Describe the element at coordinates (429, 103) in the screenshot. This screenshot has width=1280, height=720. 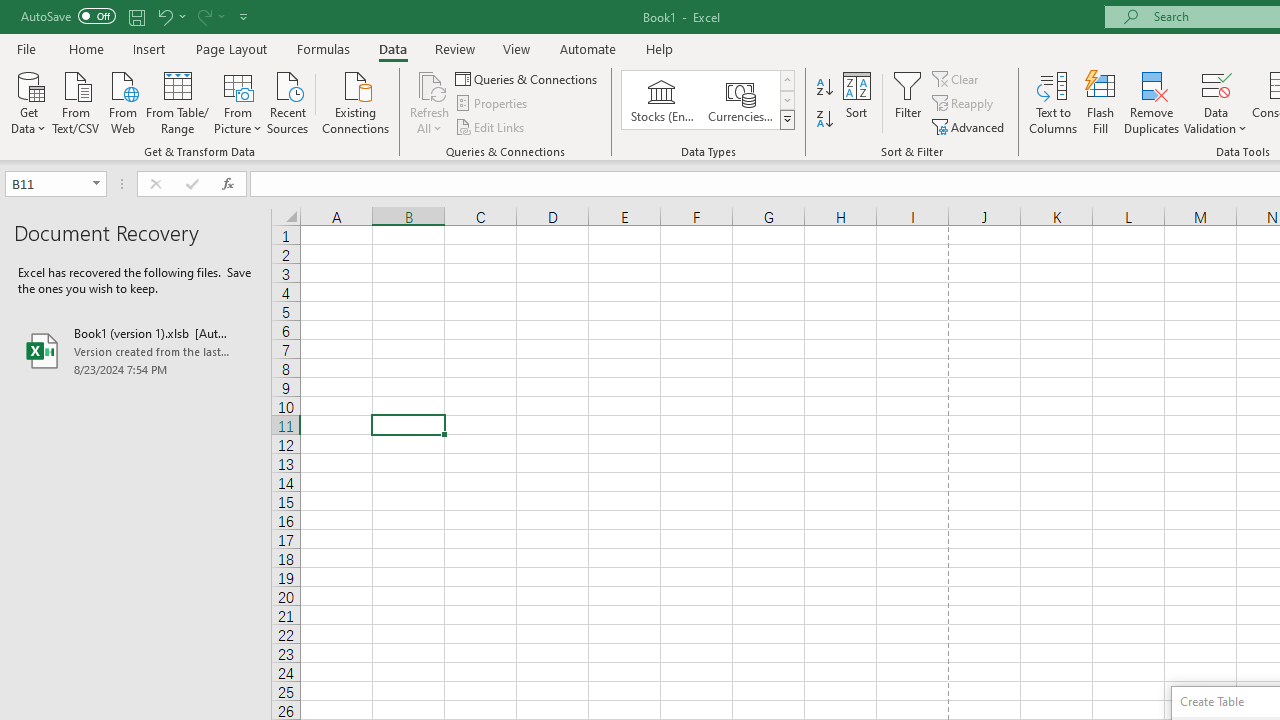
I see `'Refresh All'` at that location.